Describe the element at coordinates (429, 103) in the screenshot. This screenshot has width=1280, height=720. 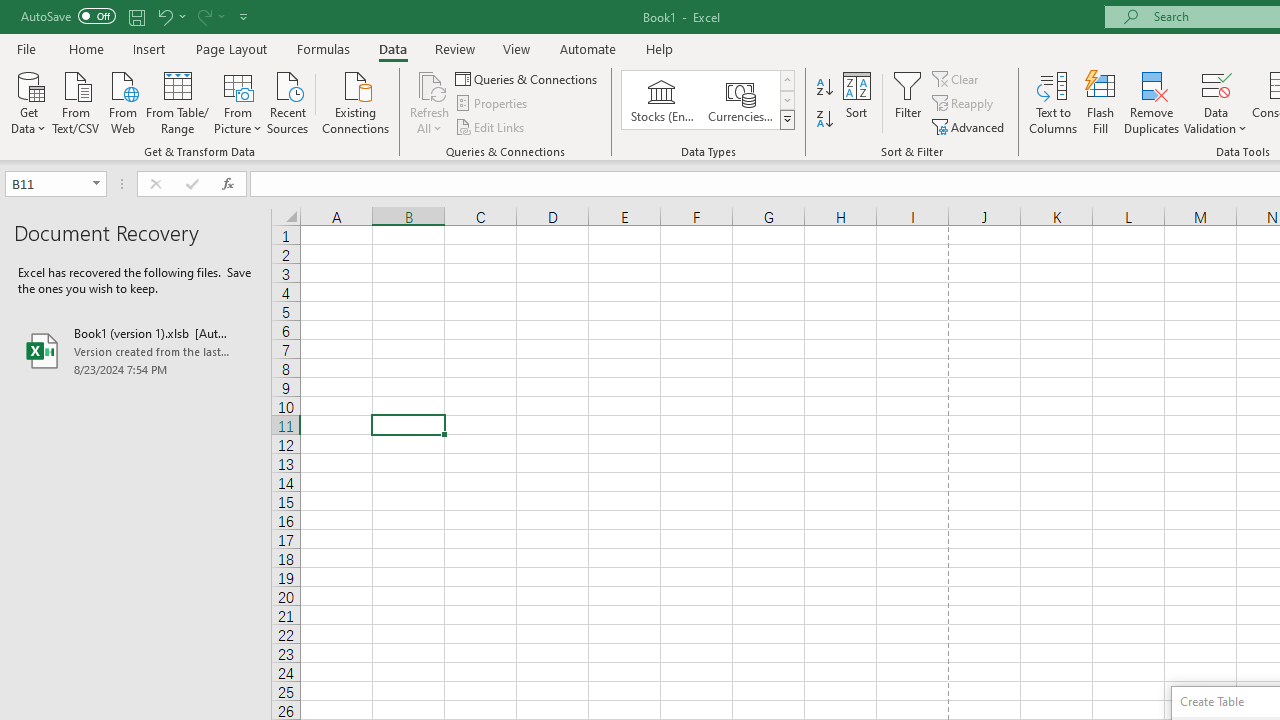
I see `'Refresh All'` at that location.